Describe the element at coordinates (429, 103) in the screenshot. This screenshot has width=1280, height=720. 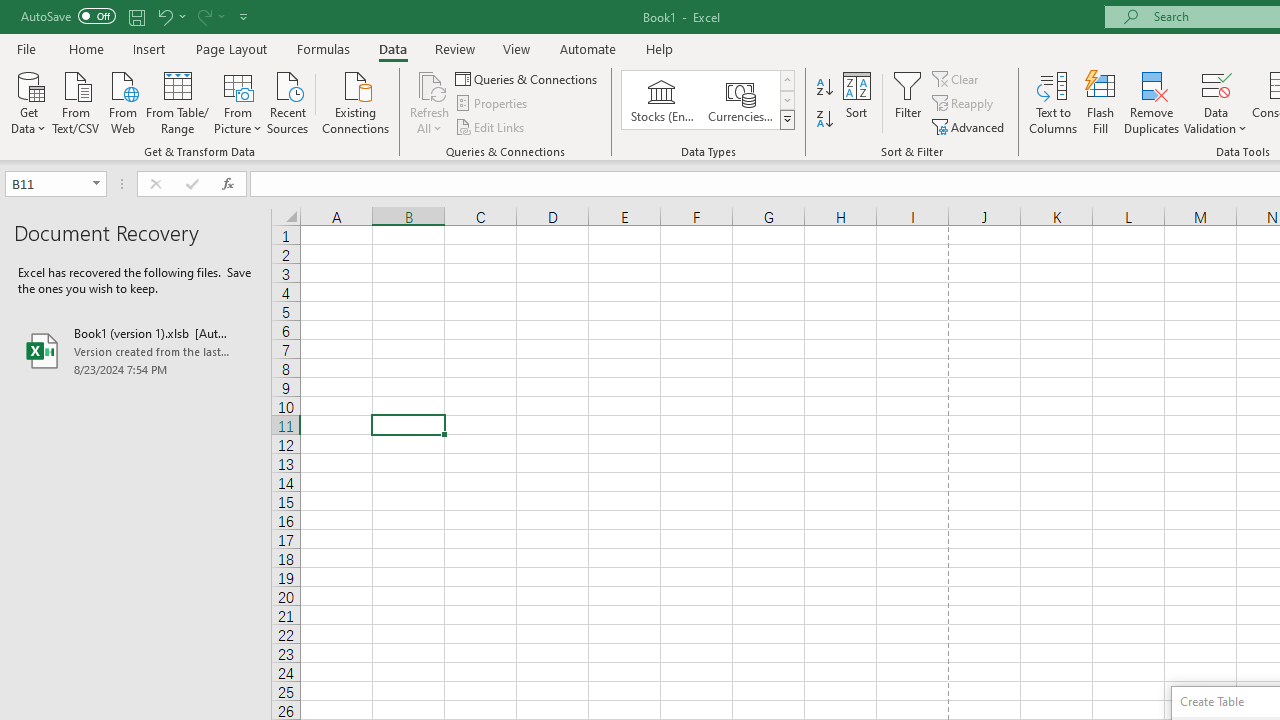
I see `'Refresh All'` at that location.